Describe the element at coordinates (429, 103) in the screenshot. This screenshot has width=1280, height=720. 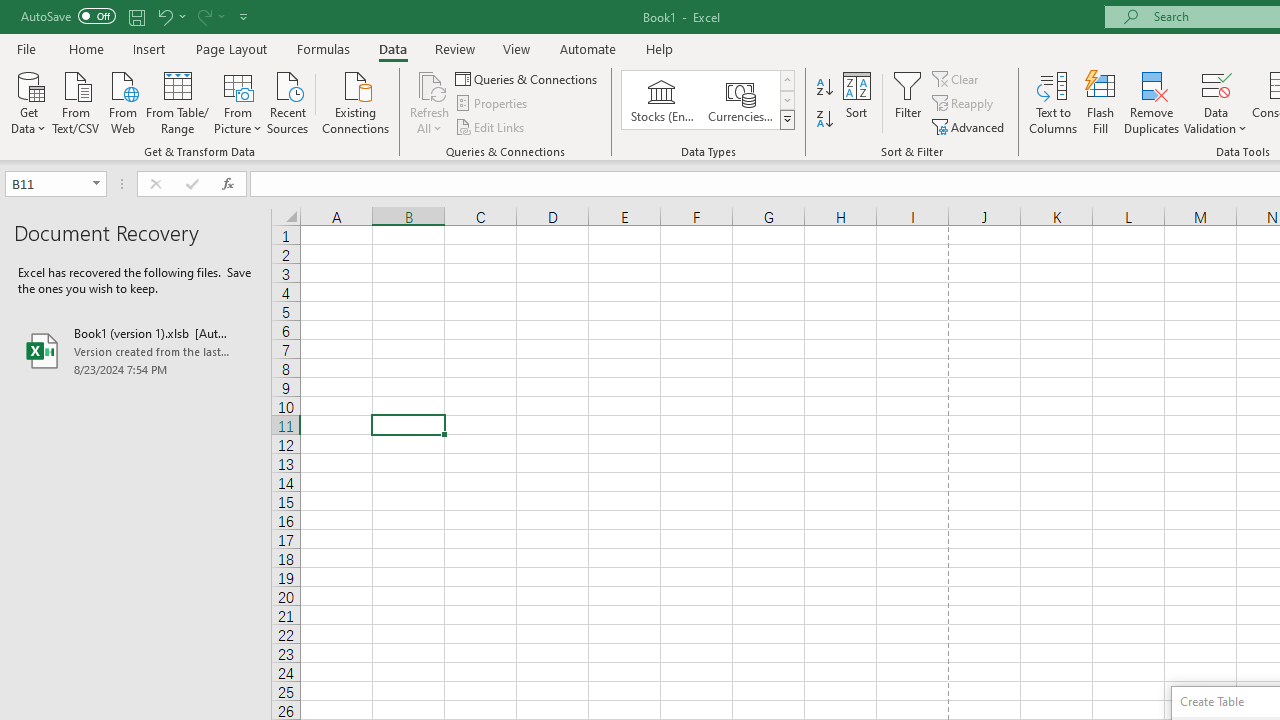
I see `'Refresh All'` at that location.